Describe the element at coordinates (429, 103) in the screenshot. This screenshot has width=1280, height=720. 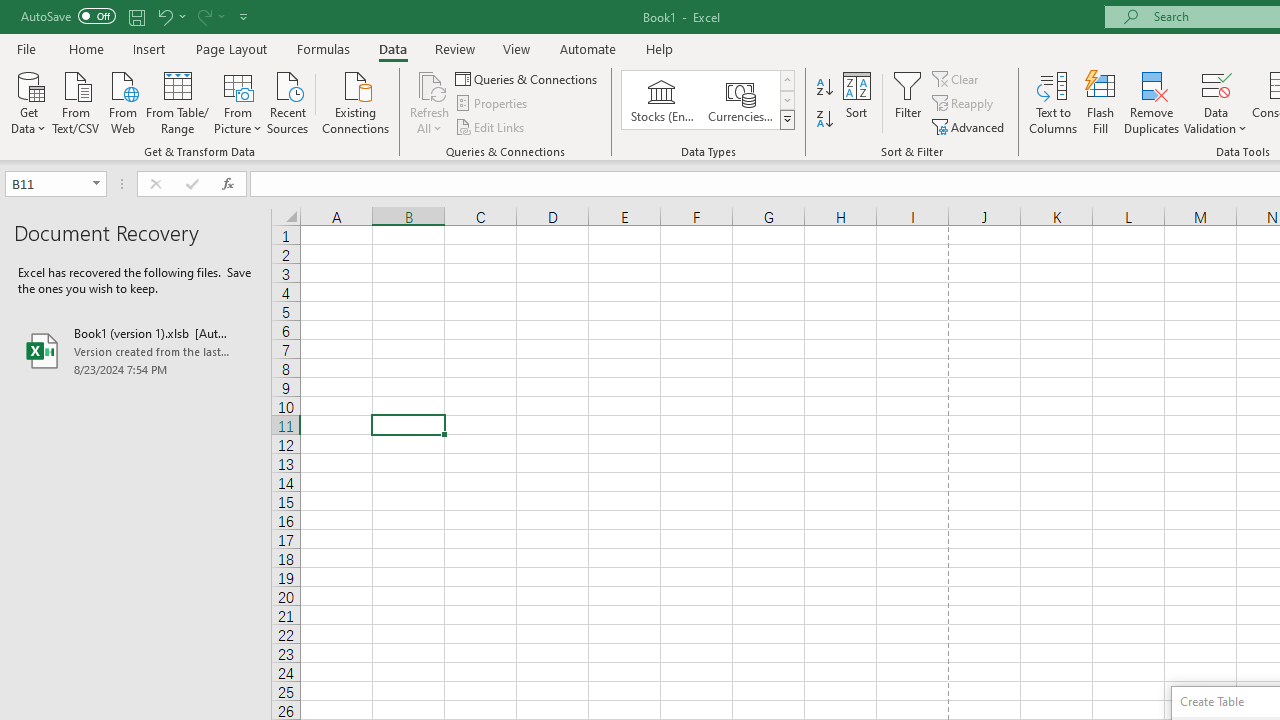
I see `'Refresh All'` at that location.